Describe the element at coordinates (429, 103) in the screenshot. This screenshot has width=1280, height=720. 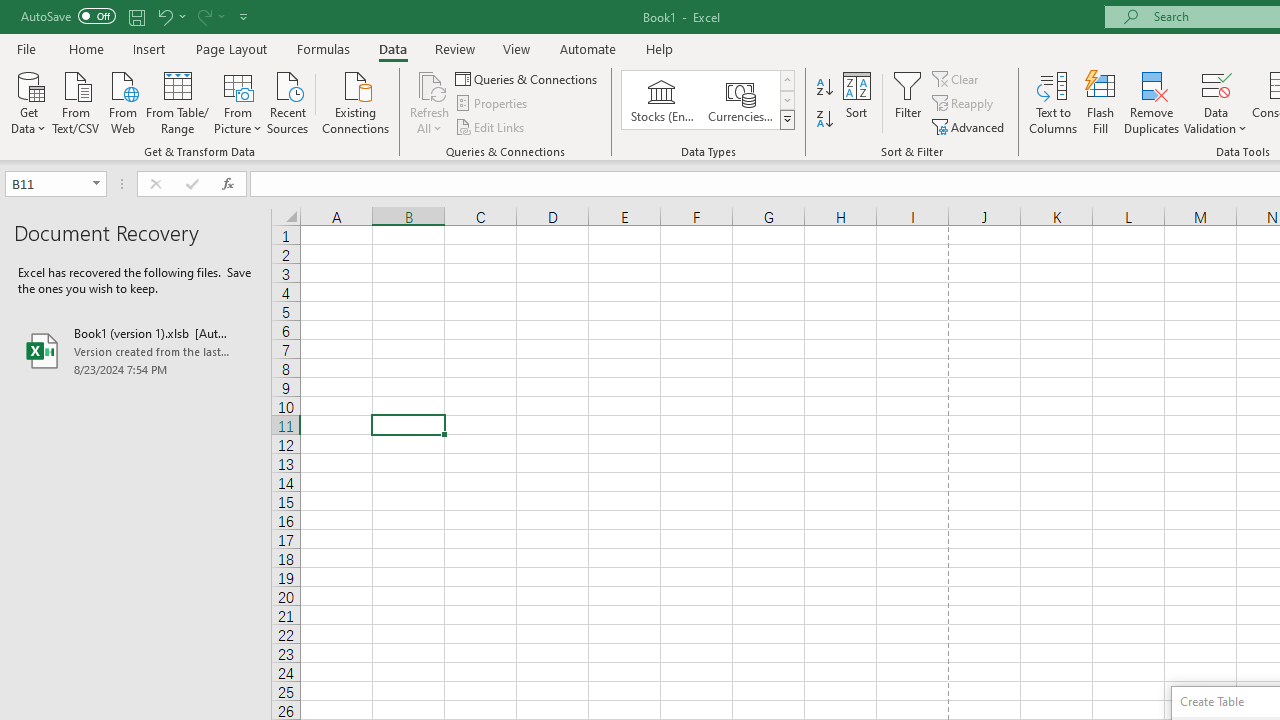
I see `'Refresh All'` at that location.